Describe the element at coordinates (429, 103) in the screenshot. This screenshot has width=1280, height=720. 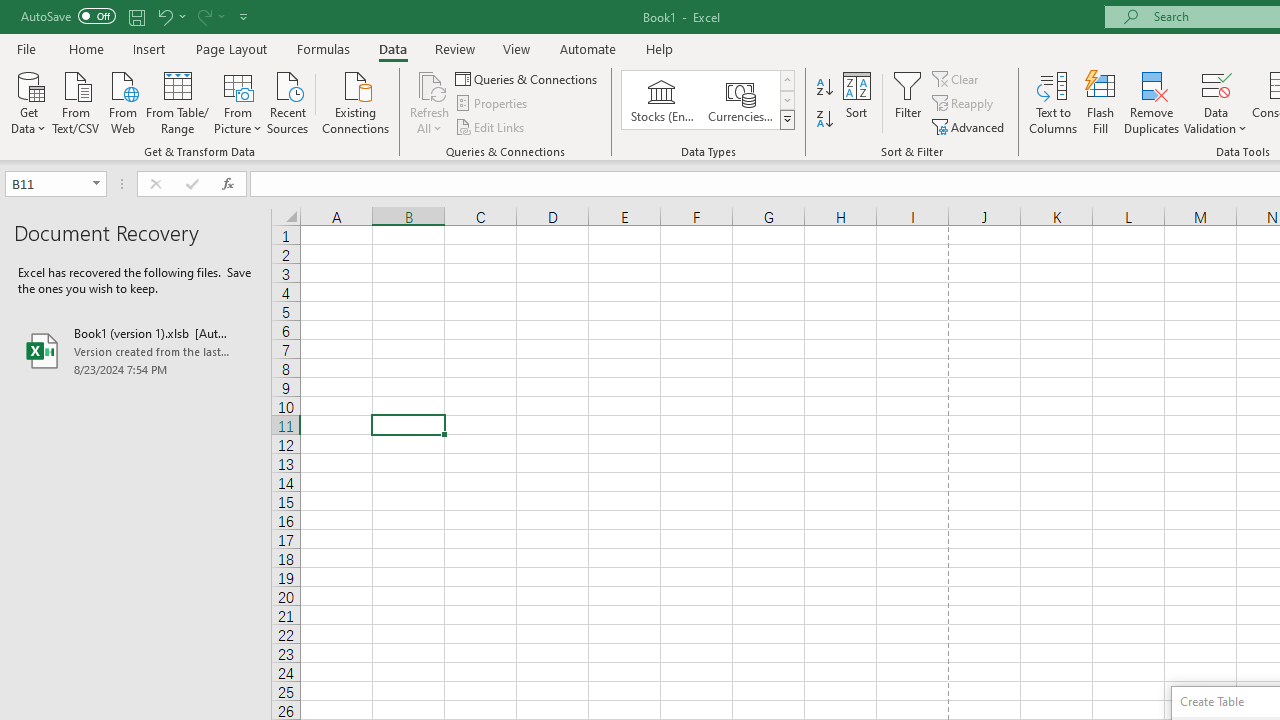
I see `'Refresh All'` at that location.